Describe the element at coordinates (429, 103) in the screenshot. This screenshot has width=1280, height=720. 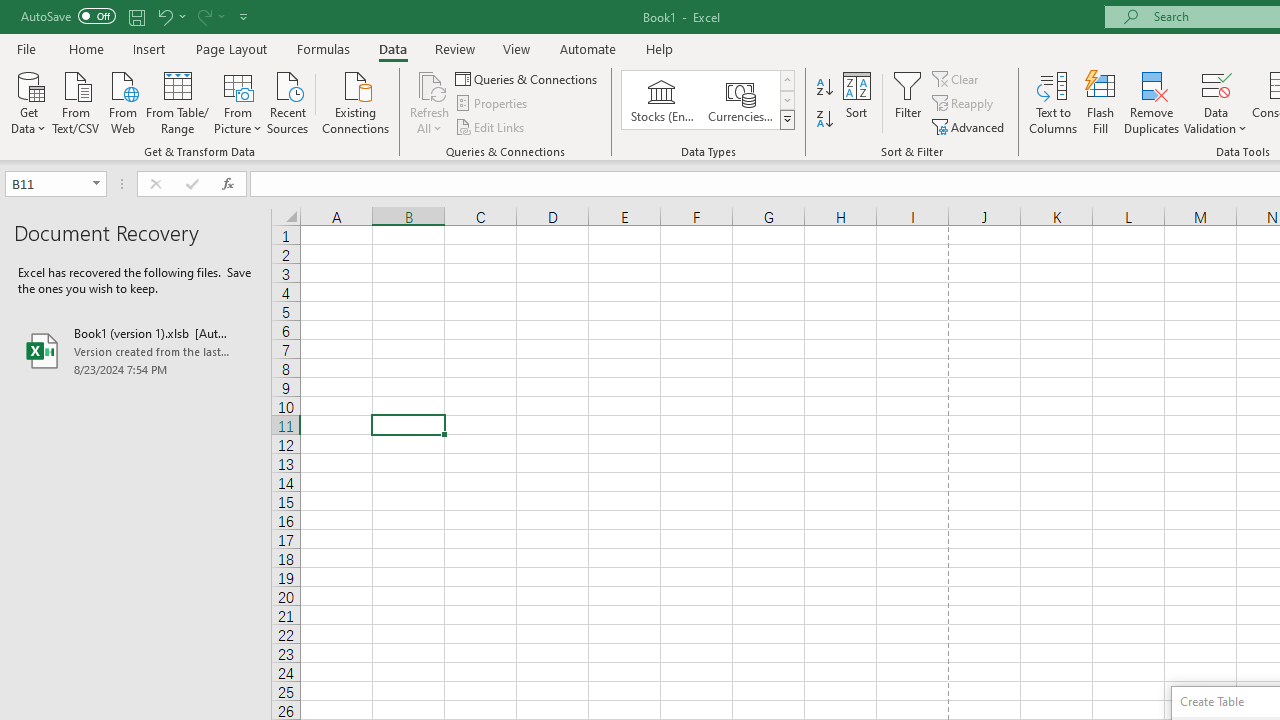
I see `'Refresh All'` at that location.